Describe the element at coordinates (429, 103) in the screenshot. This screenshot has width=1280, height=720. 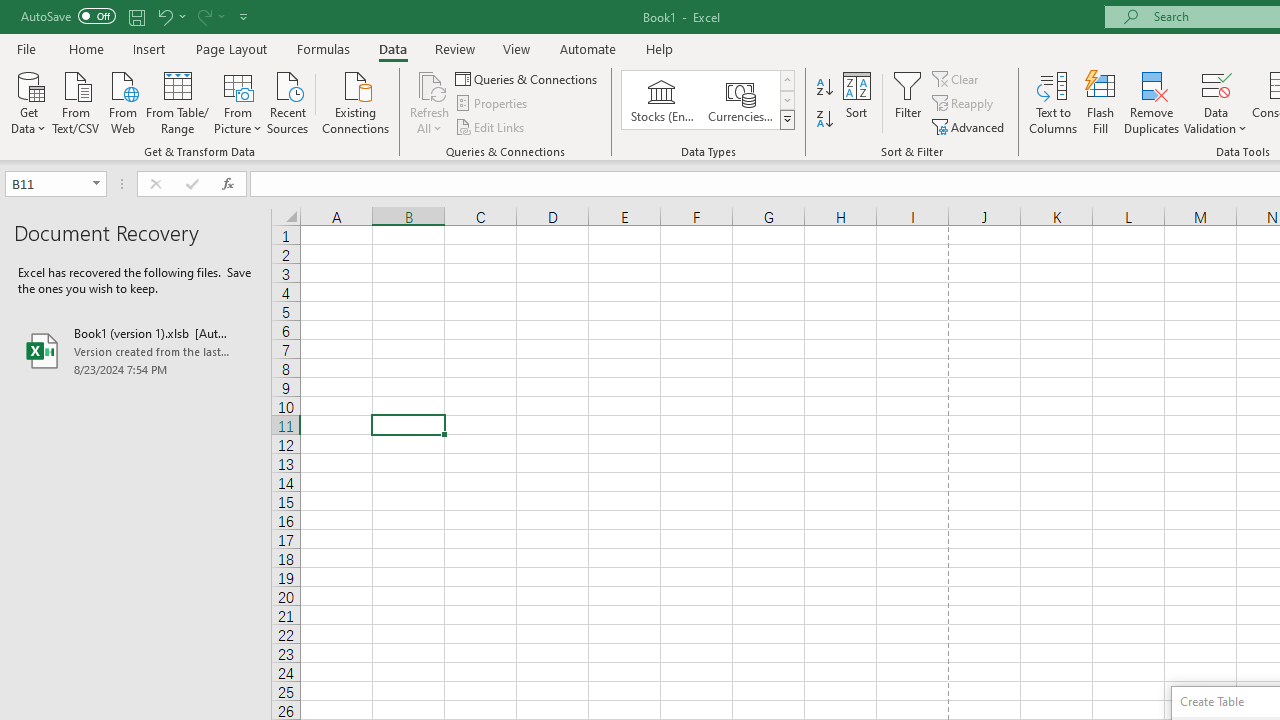
I see `'Refresh All'` at that location.